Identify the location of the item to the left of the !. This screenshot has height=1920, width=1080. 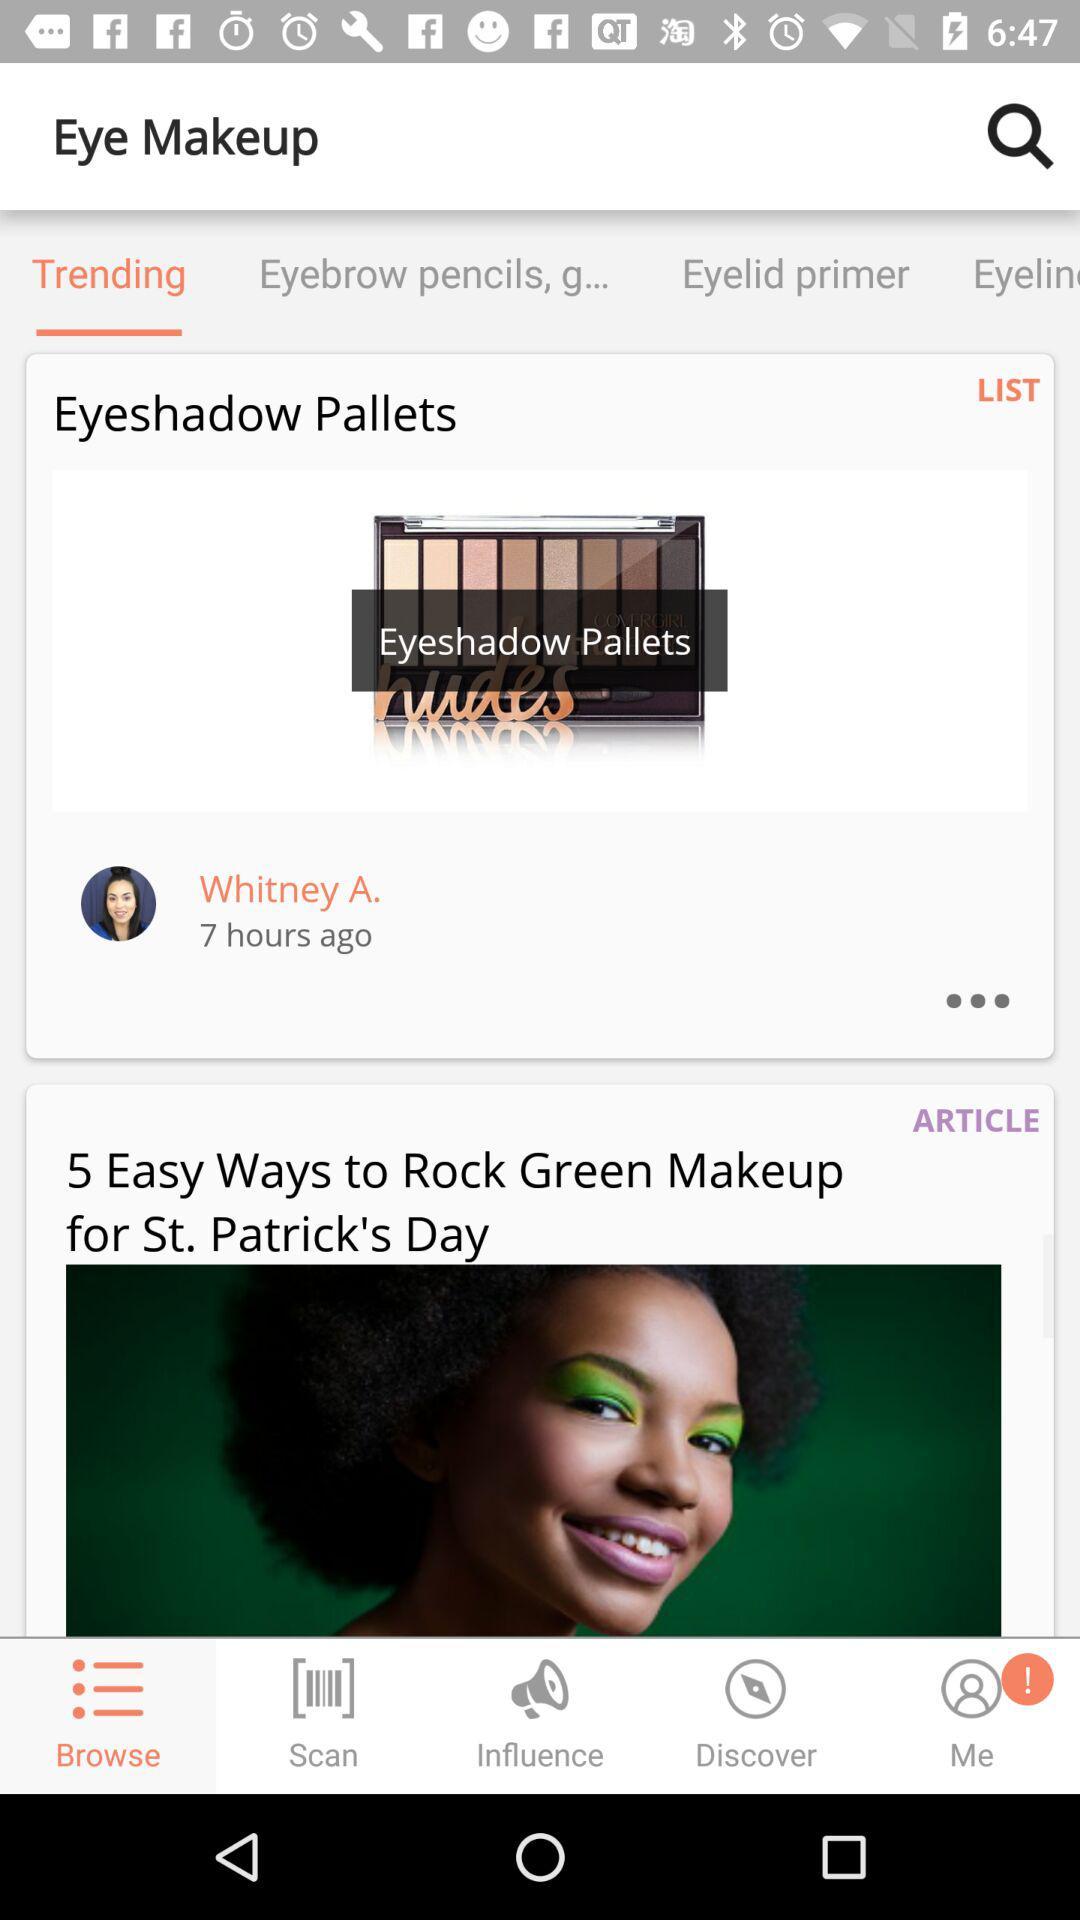
(532, 1450).